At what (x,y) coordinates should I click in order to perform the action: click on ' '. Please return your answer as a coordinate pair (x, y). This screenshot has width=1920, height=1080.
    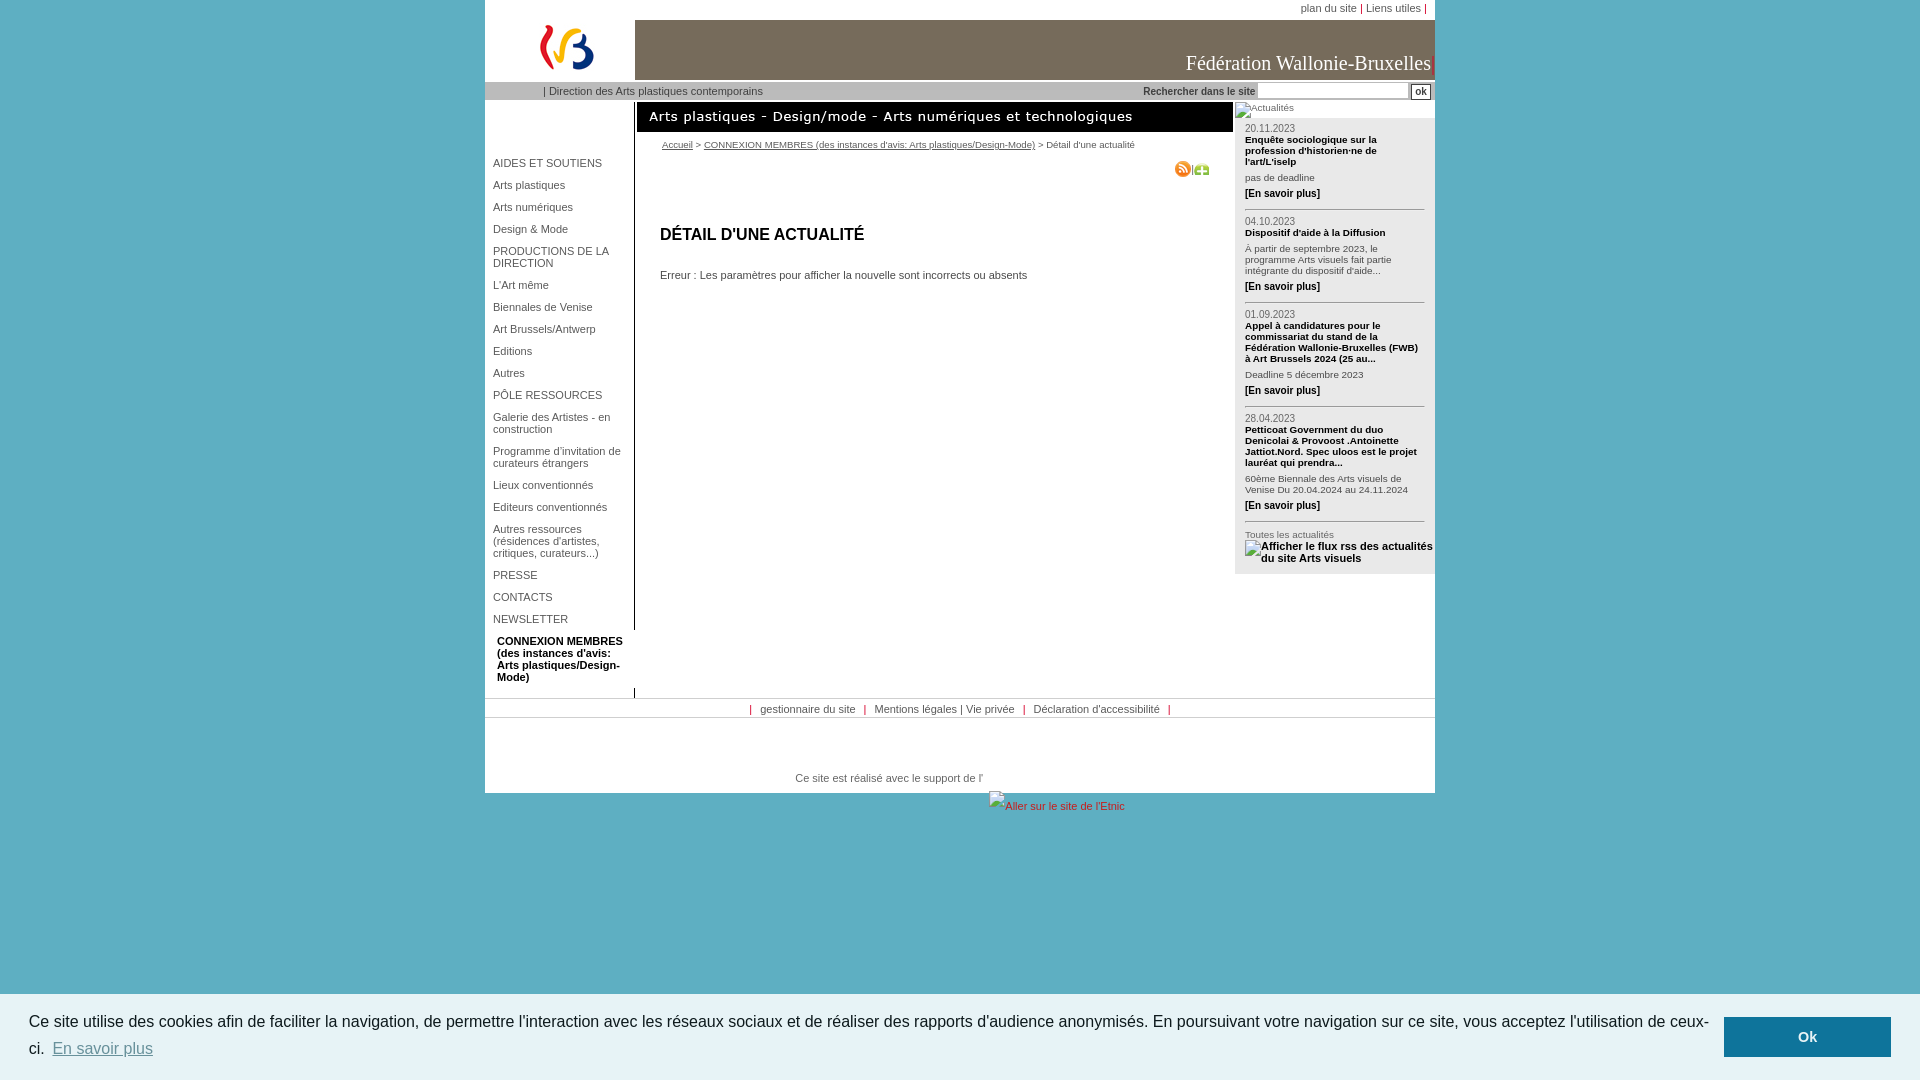
    Looking at the image, I should click on (1339, 546).